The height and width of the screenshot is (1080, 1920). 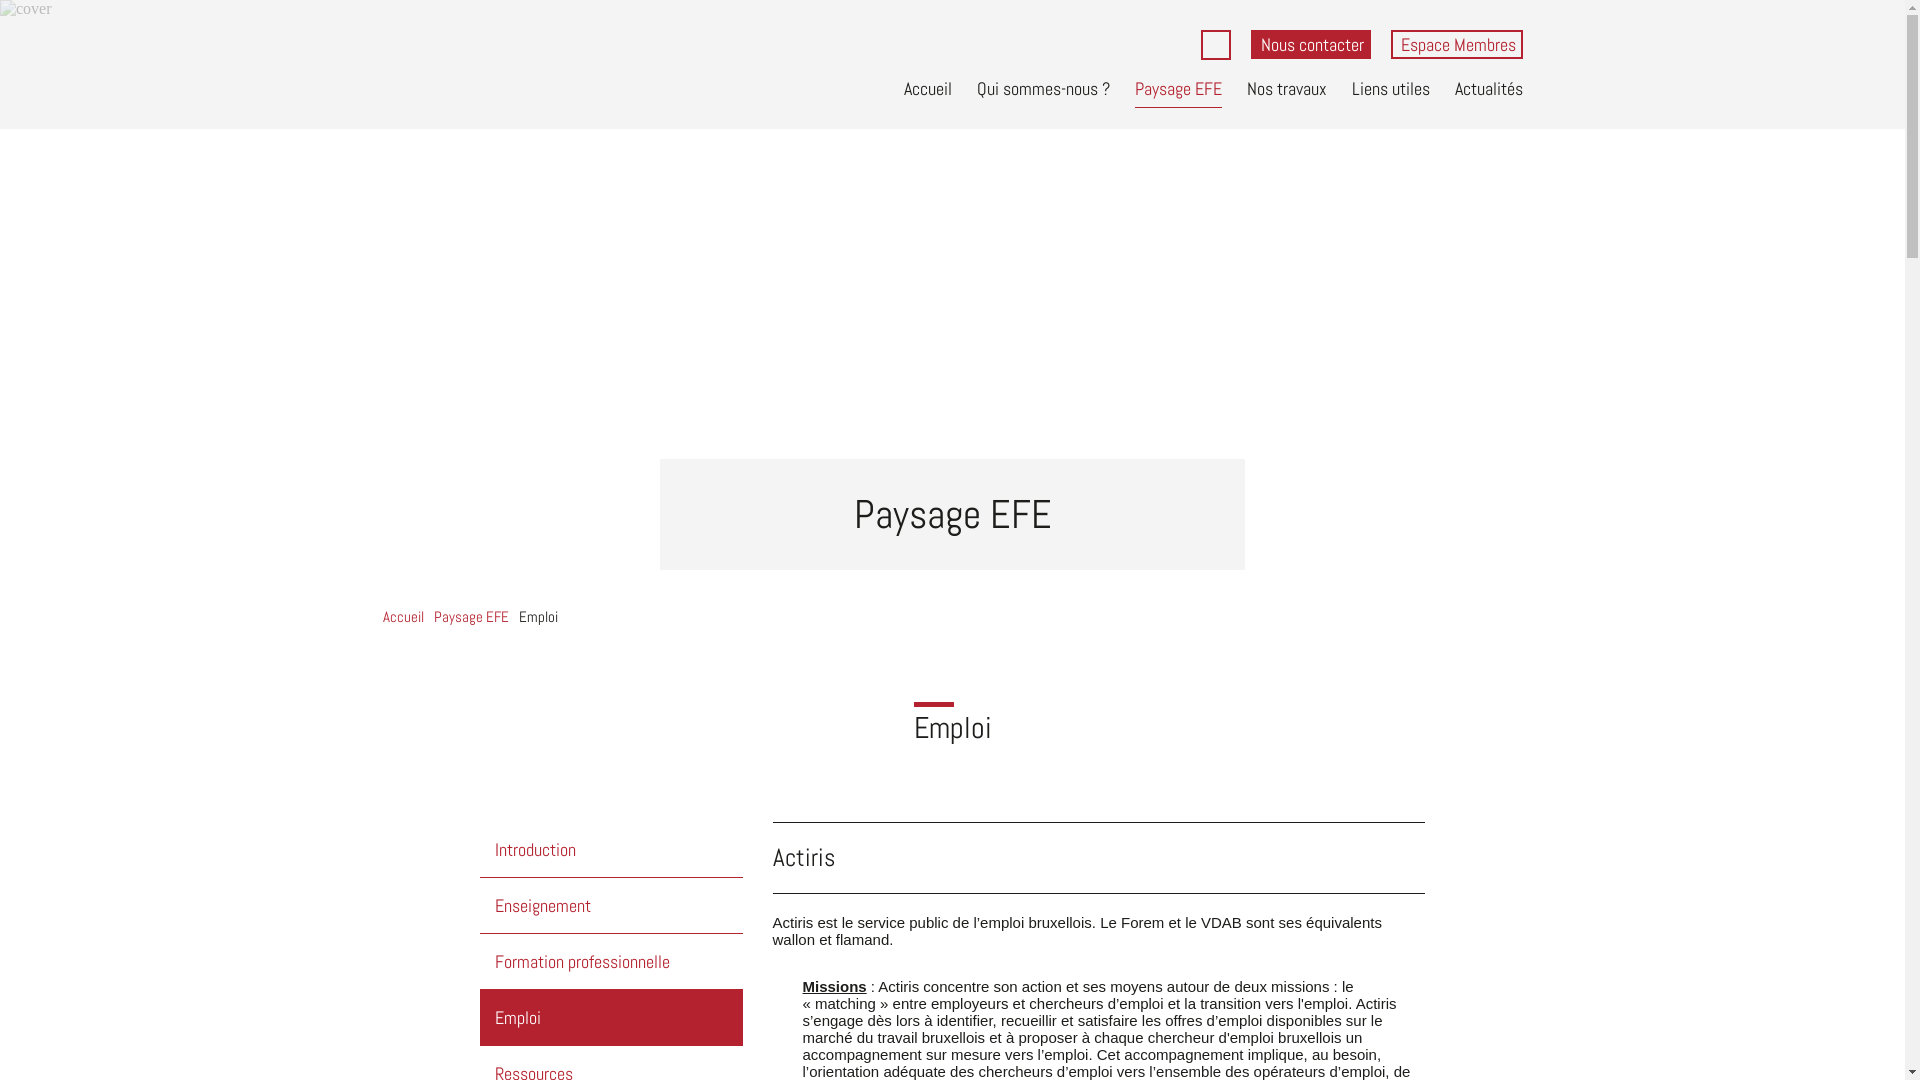 What do you see at coordinates (1041, 82) in the screenshot?
I see `'Qui sommes-nous ?'` at bounding box center [1041, 82].